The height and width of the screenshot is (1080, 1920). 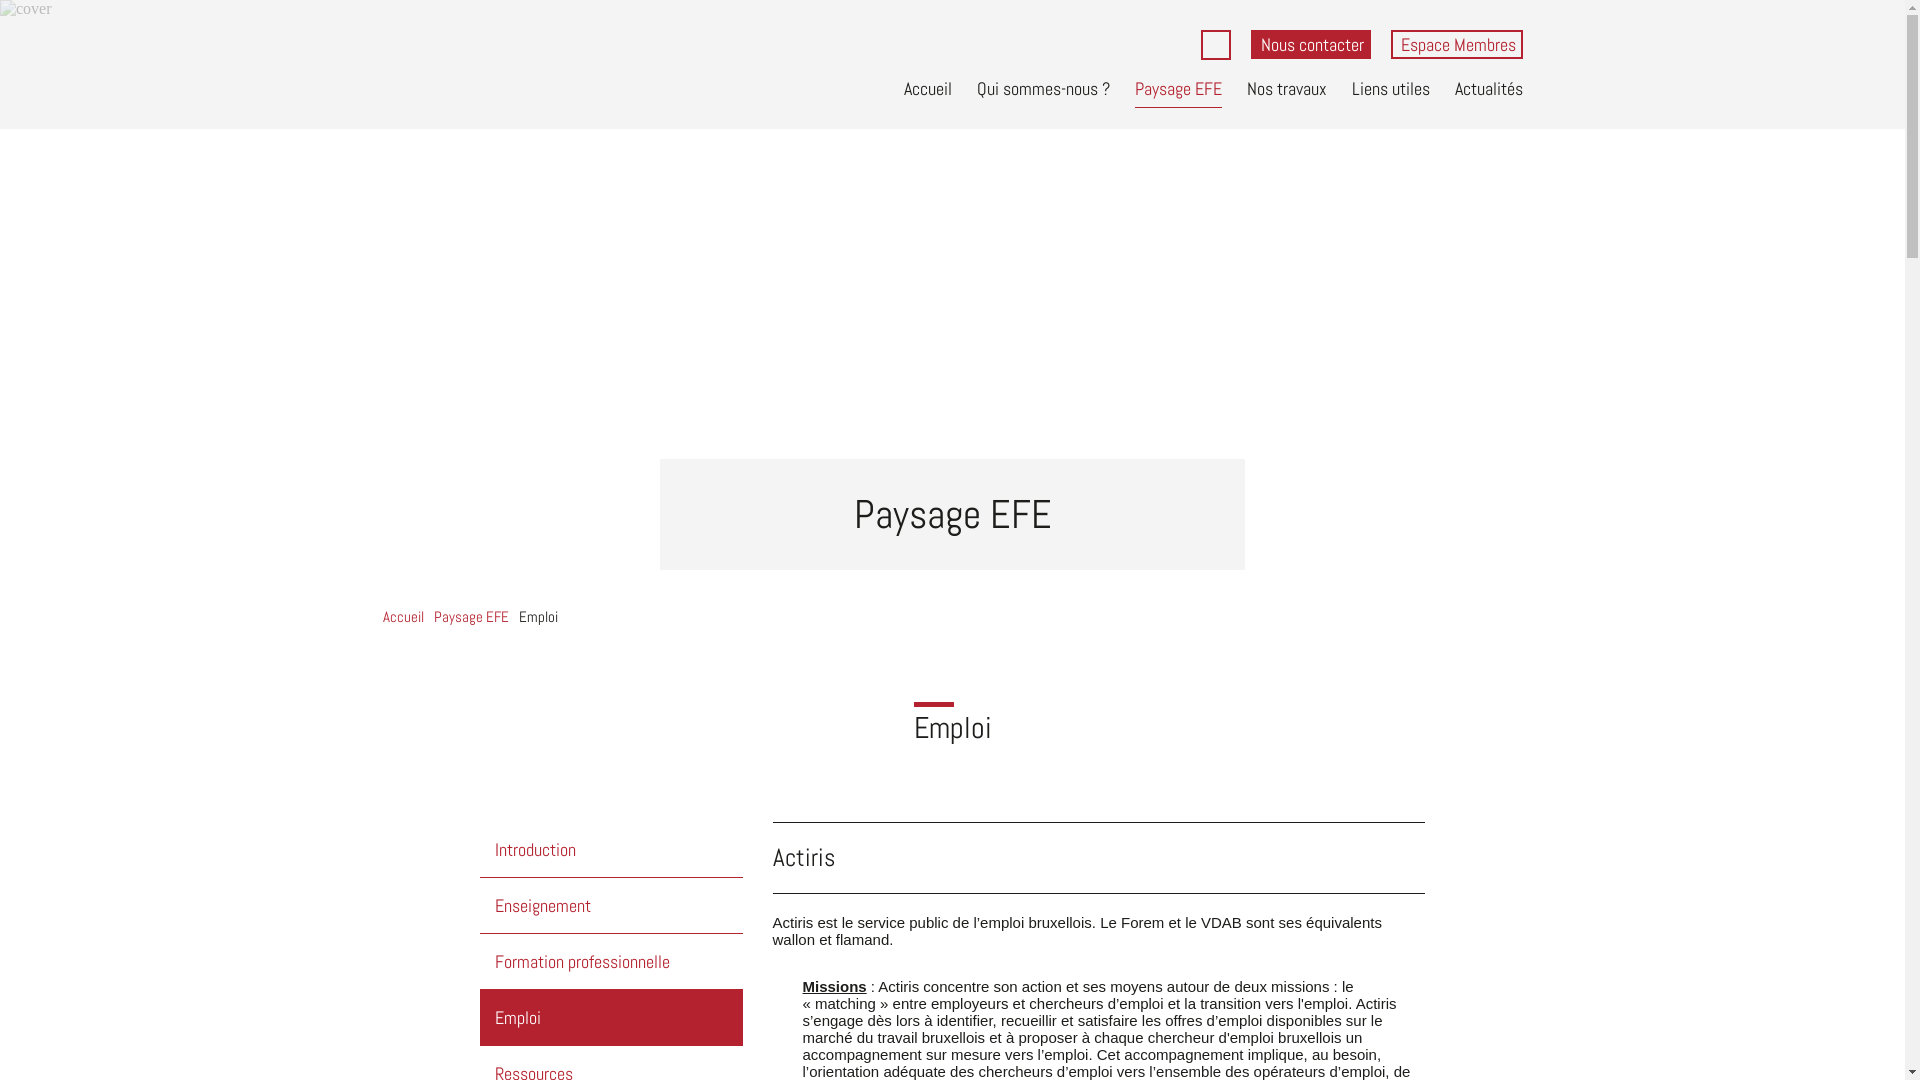 What do you see at coordinates (1041, 82) in the screenshot?
I see `'Qui sommes-nous ?'` at bounding box center [1041, 82].